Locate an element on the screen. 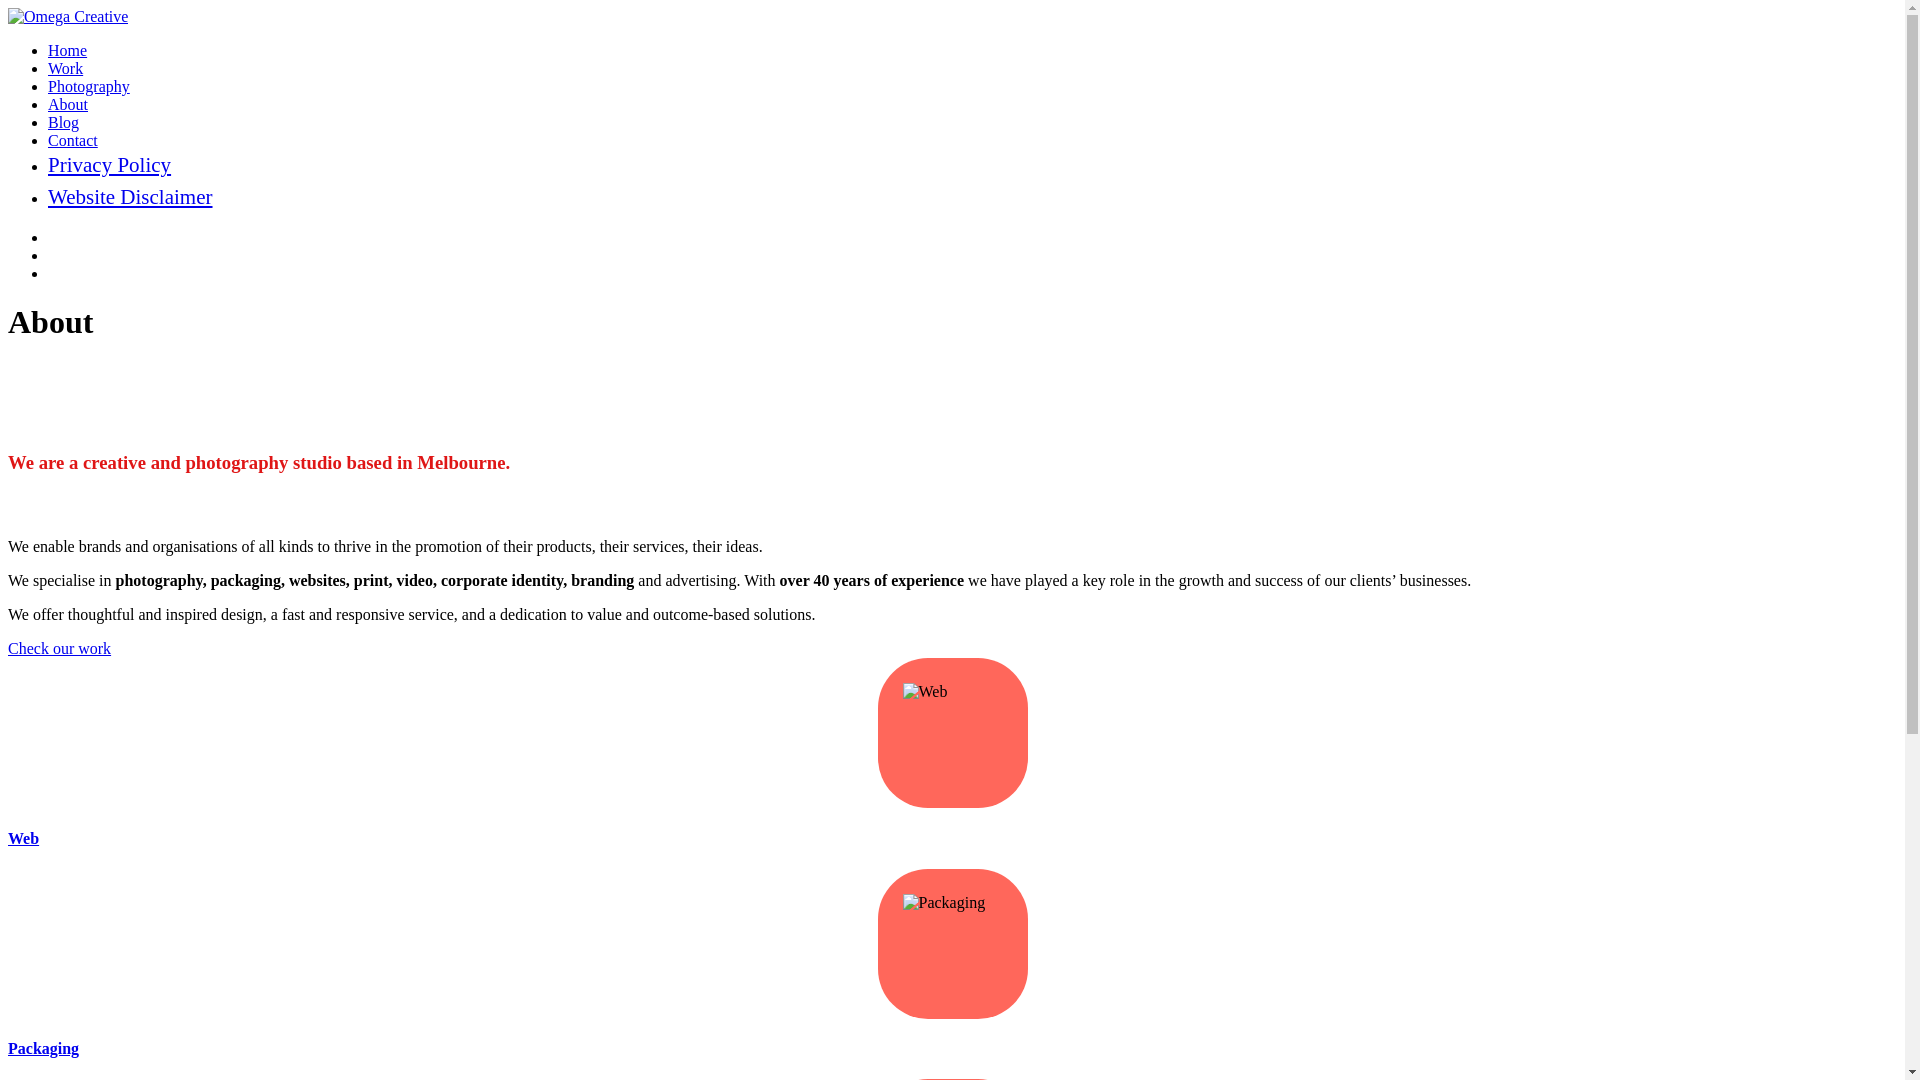 This screenshot has width=1920, height=1080. 'Home' is located at coordinates (67, 49).